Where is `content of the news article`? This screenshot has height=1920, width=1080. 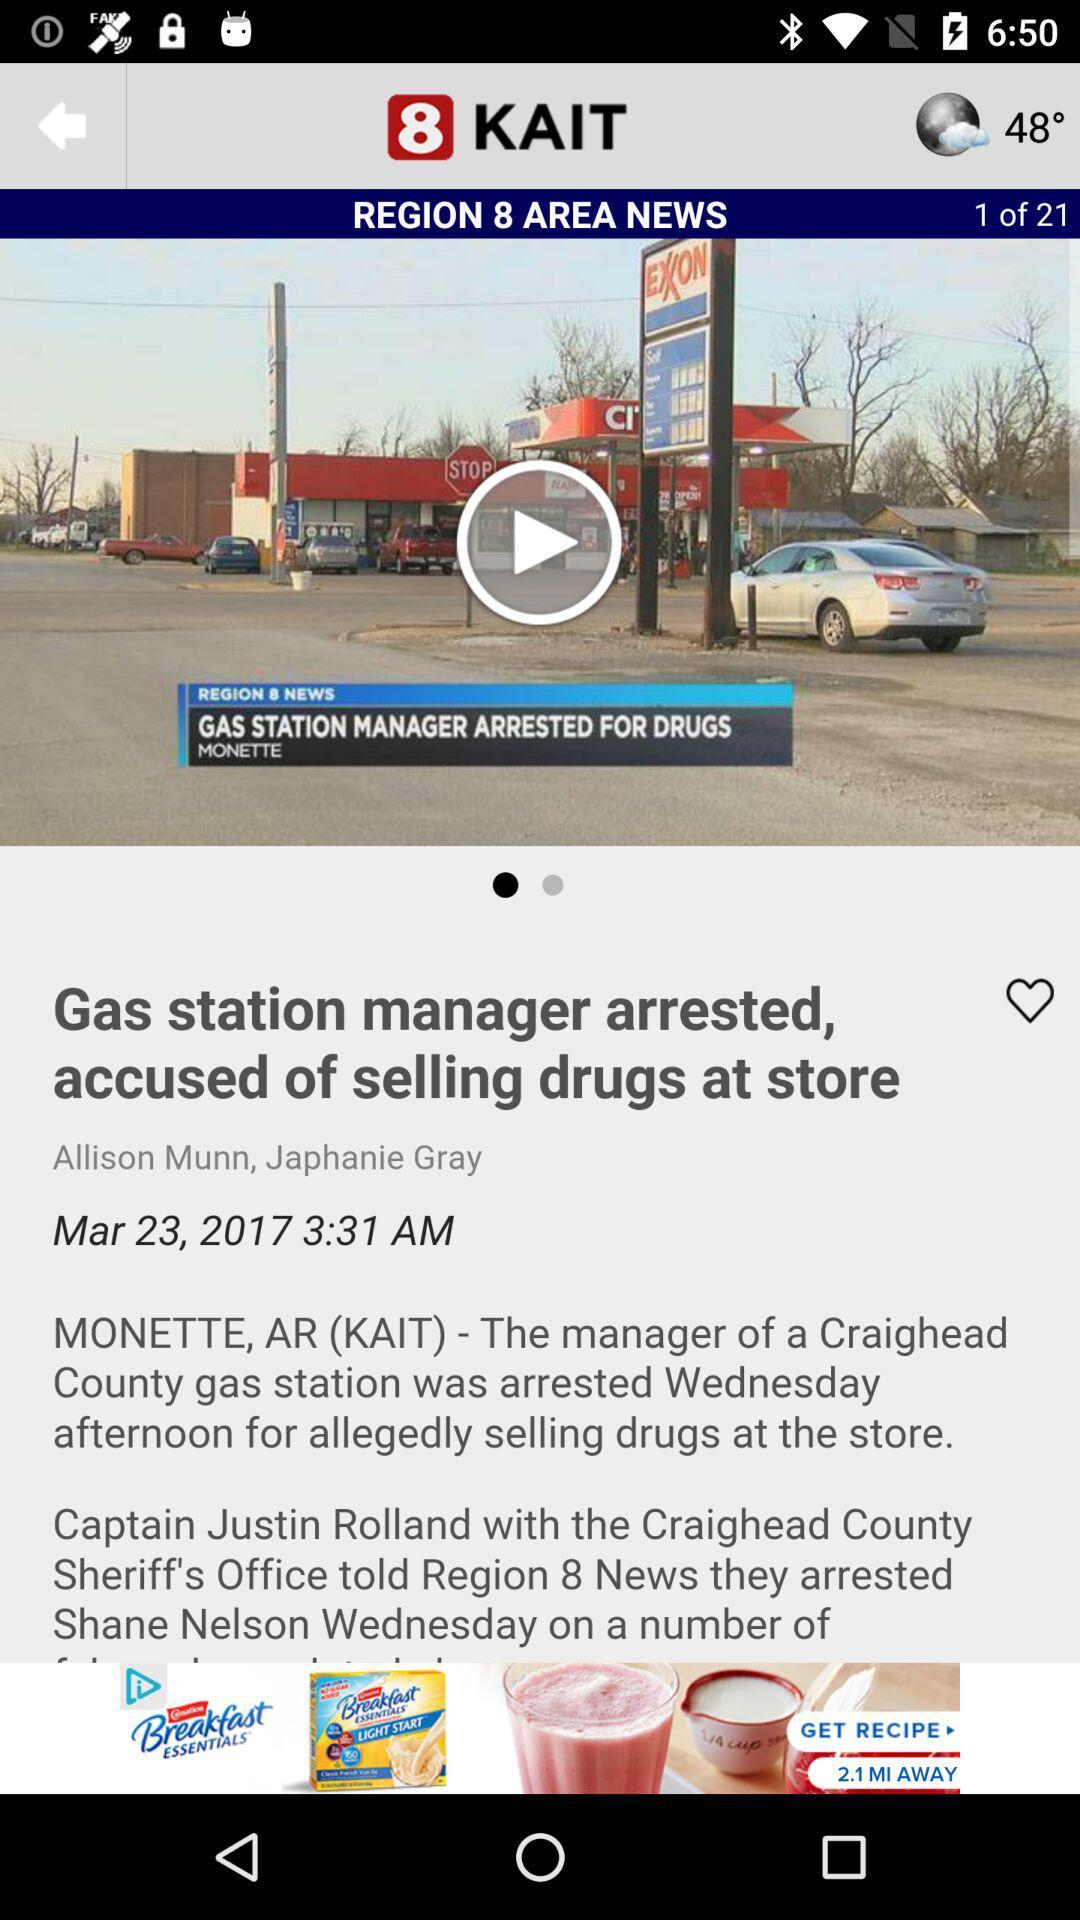 content of the news article is located at coordinates (540, 1293).